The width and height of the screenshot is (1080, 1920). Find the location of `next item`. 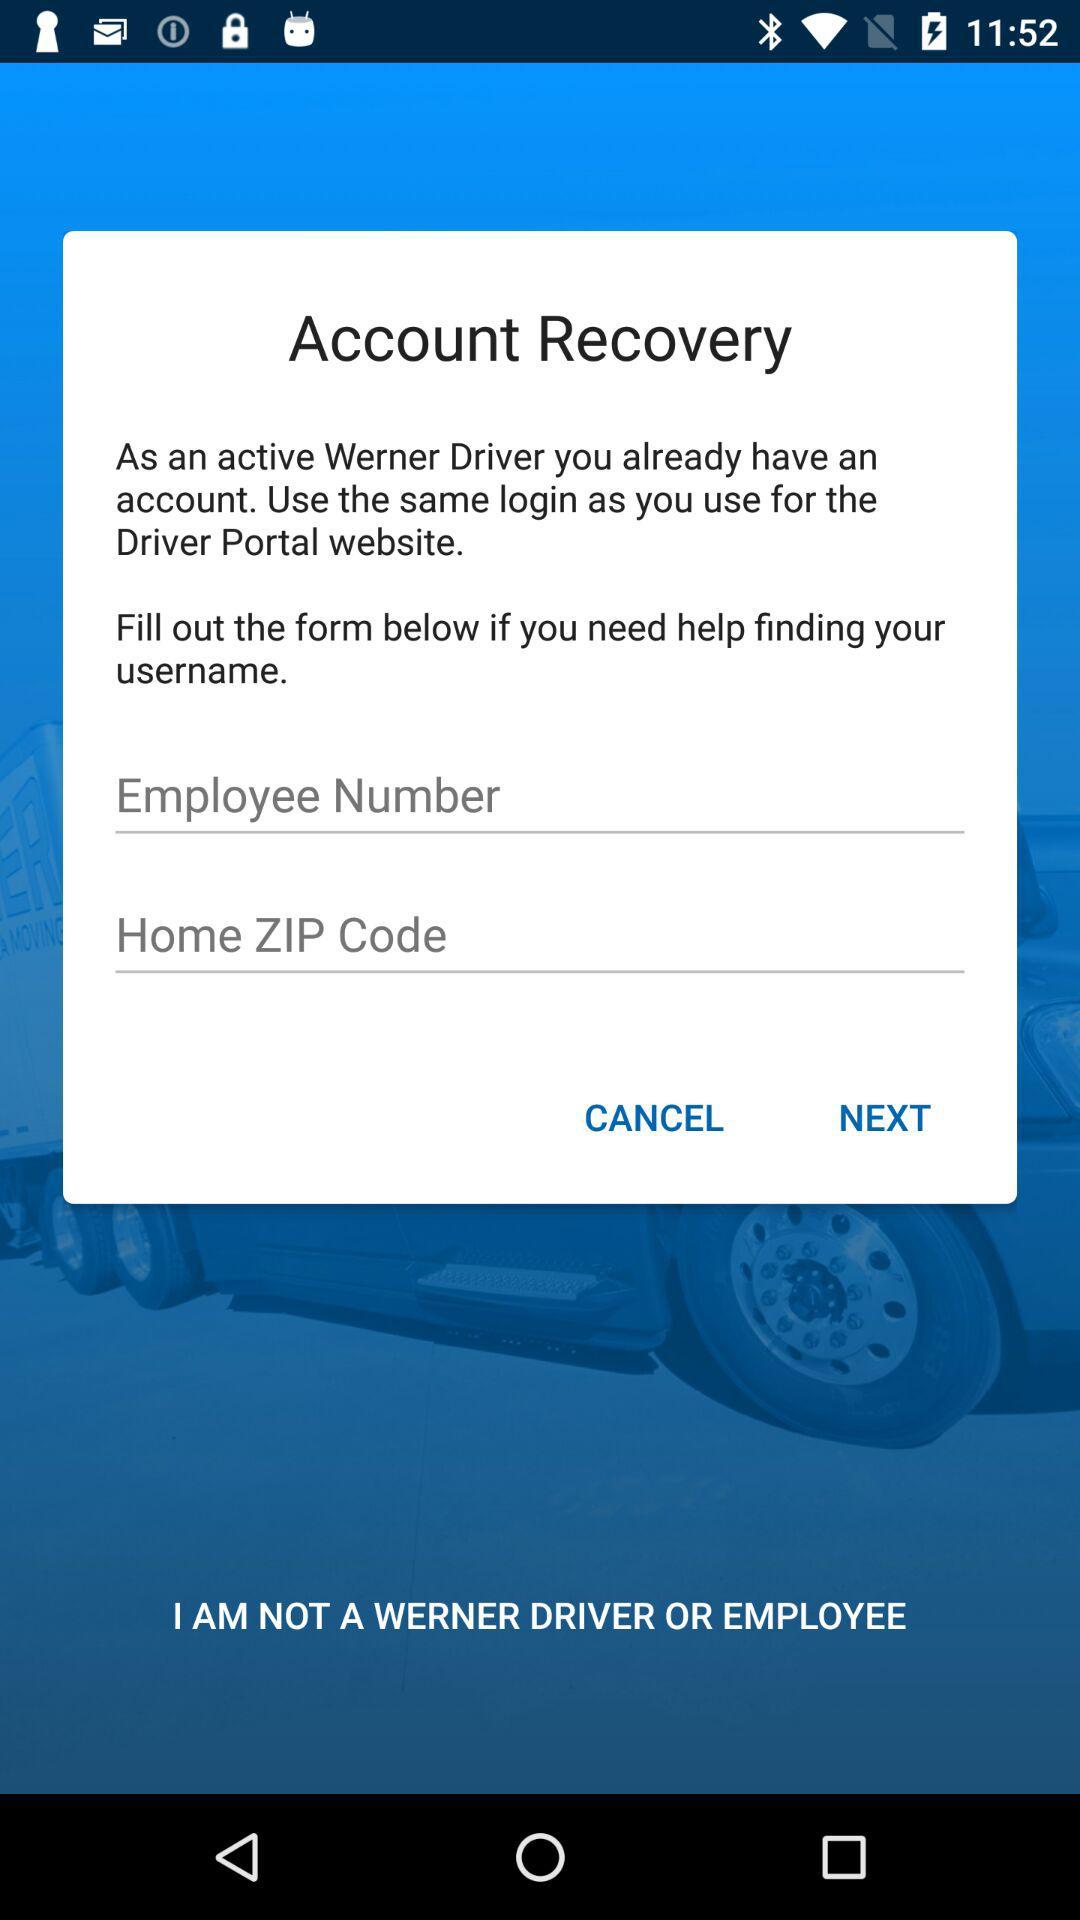

next item is located at coordinates (883, 1118).